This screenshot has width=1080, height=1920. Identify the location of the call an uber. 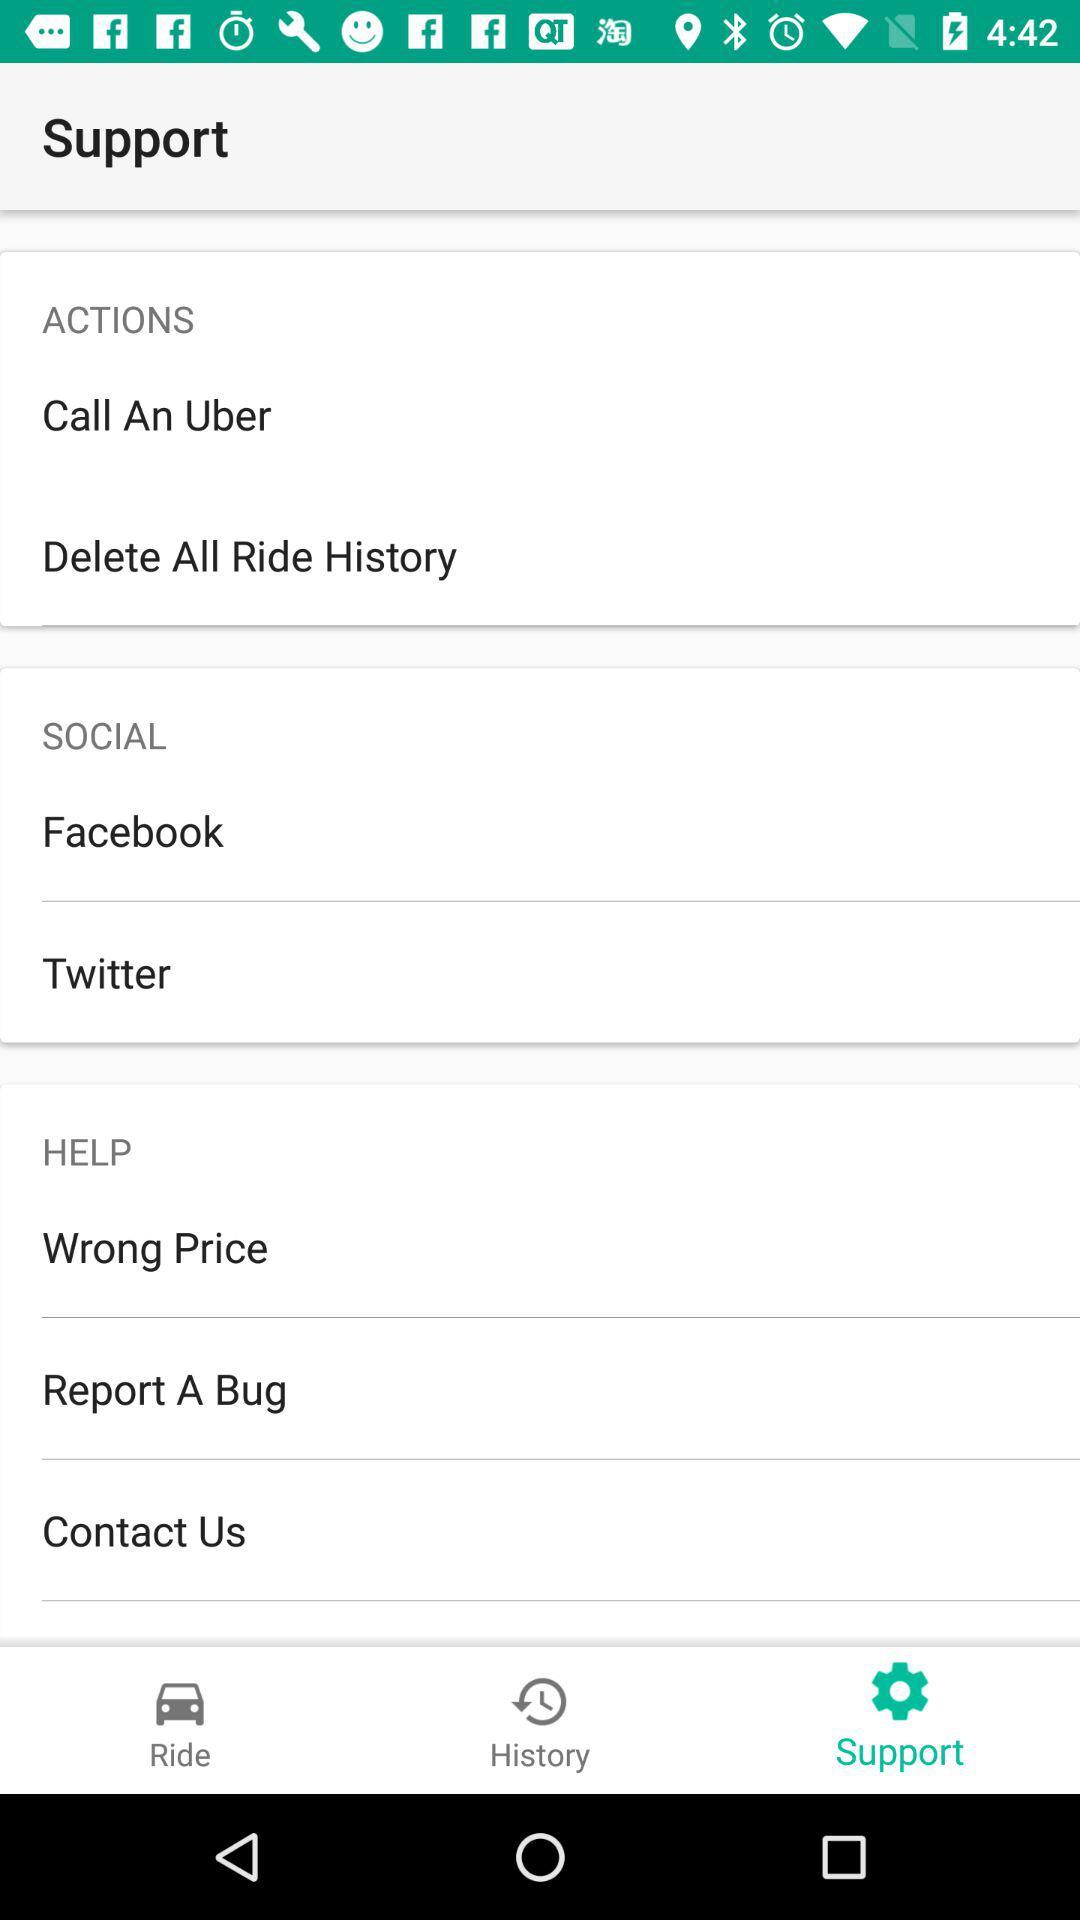
(540, 412).